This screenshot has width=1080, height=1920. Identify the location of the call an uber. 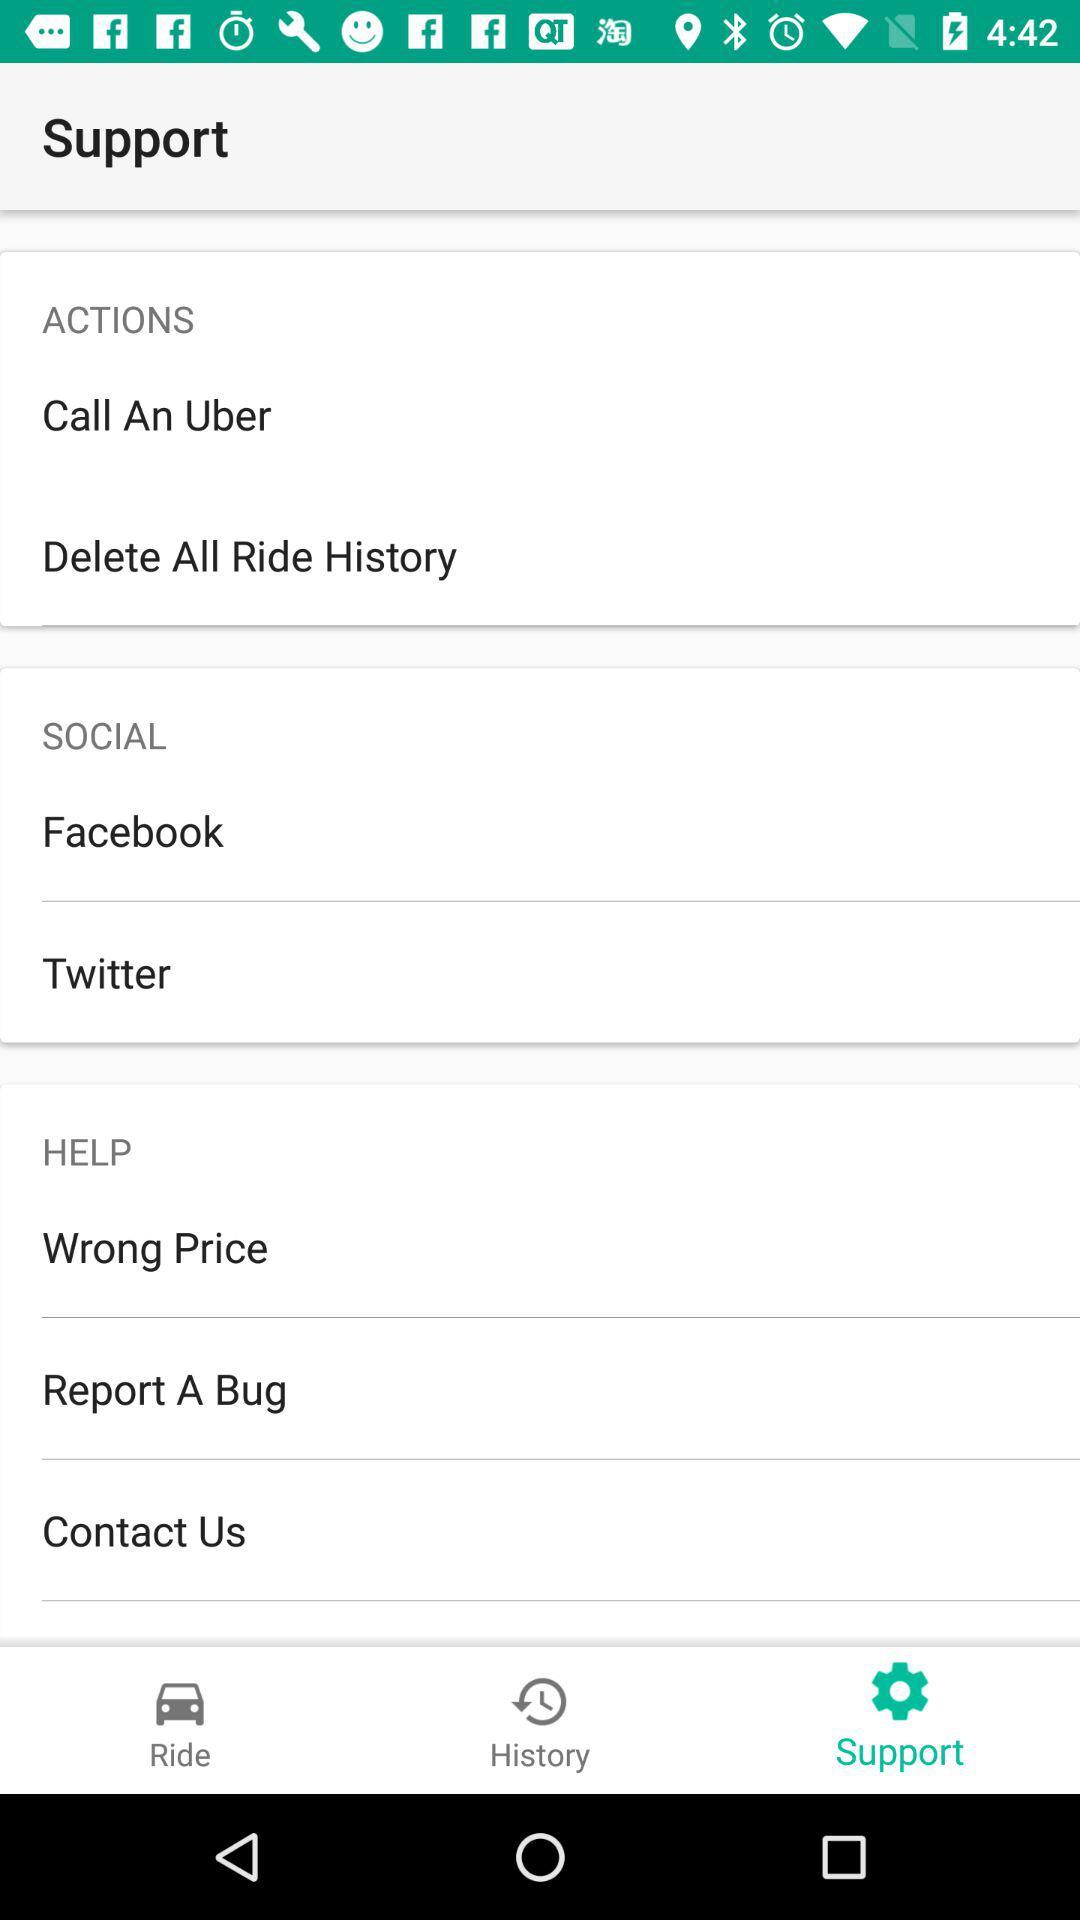
(540, 412).